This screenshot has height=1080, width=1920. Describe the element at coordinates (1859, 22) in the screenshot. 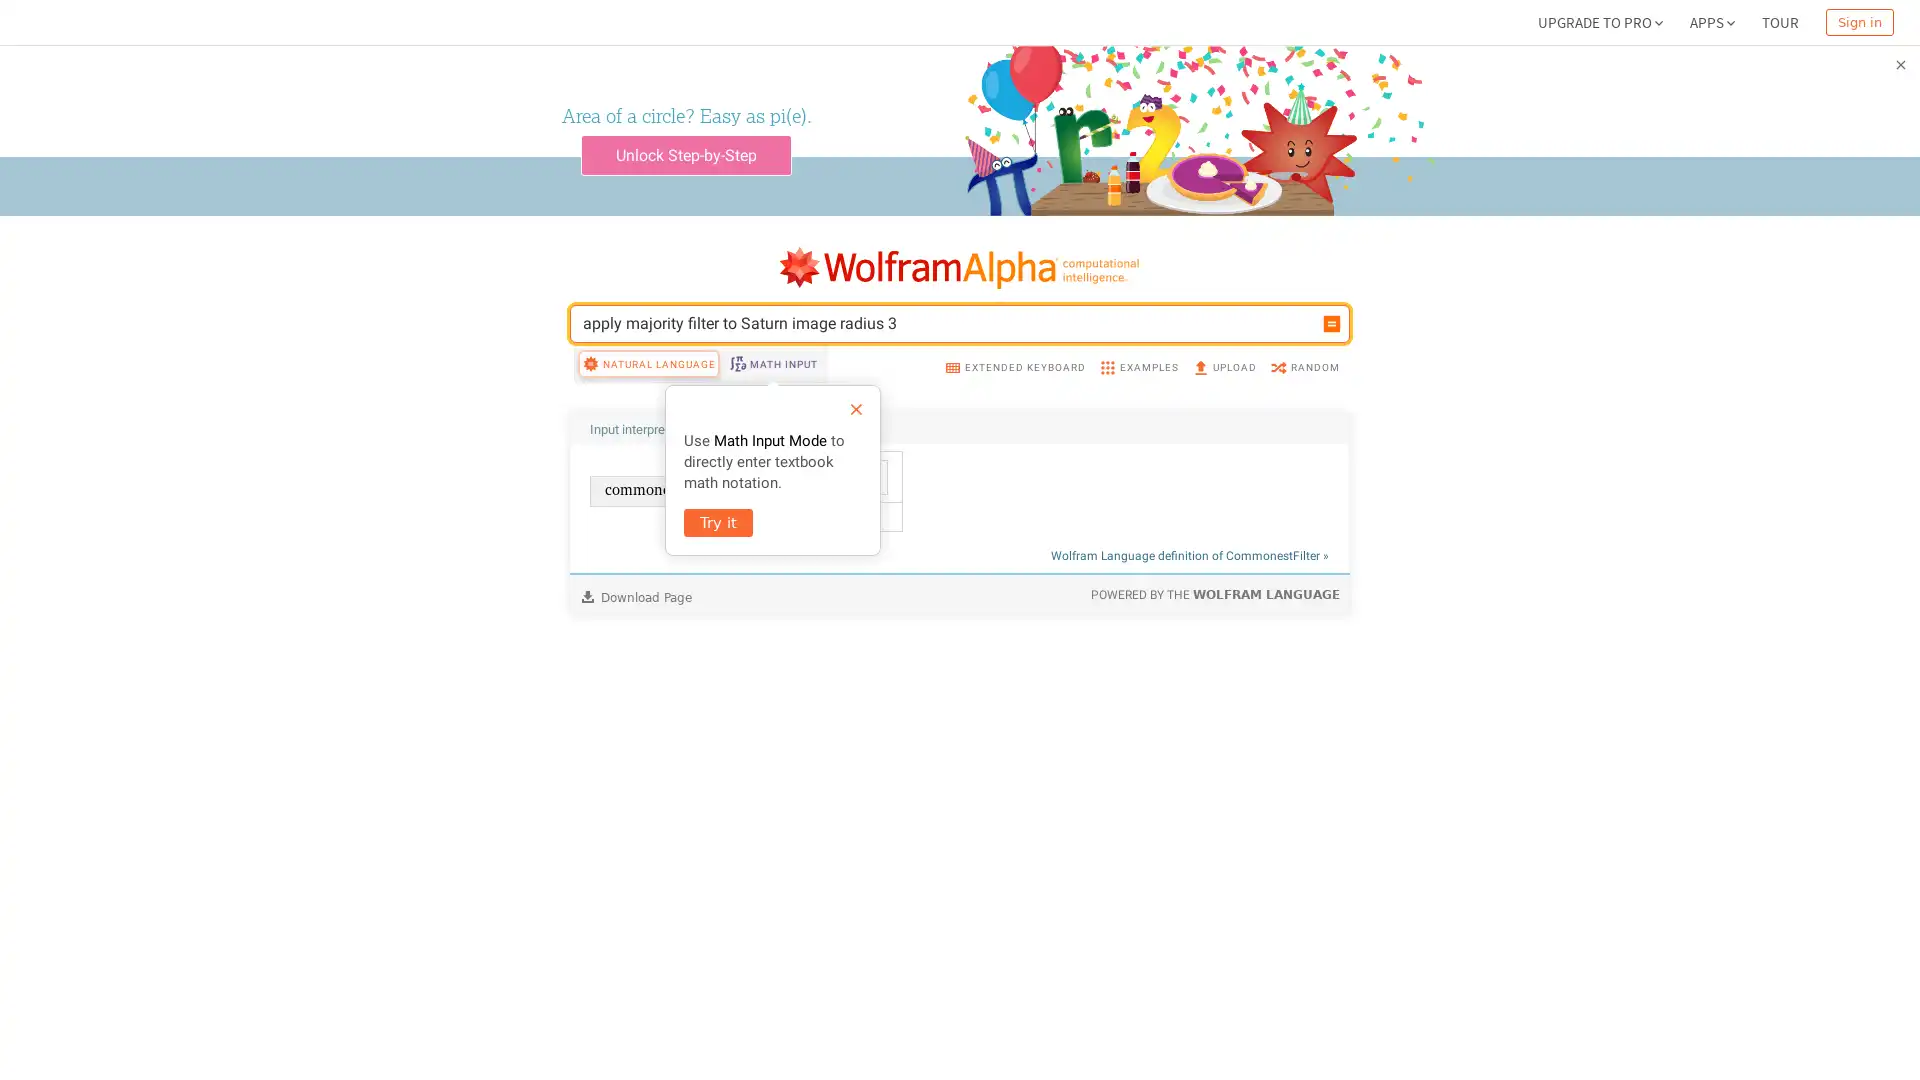

I see `Sign in` at that location.